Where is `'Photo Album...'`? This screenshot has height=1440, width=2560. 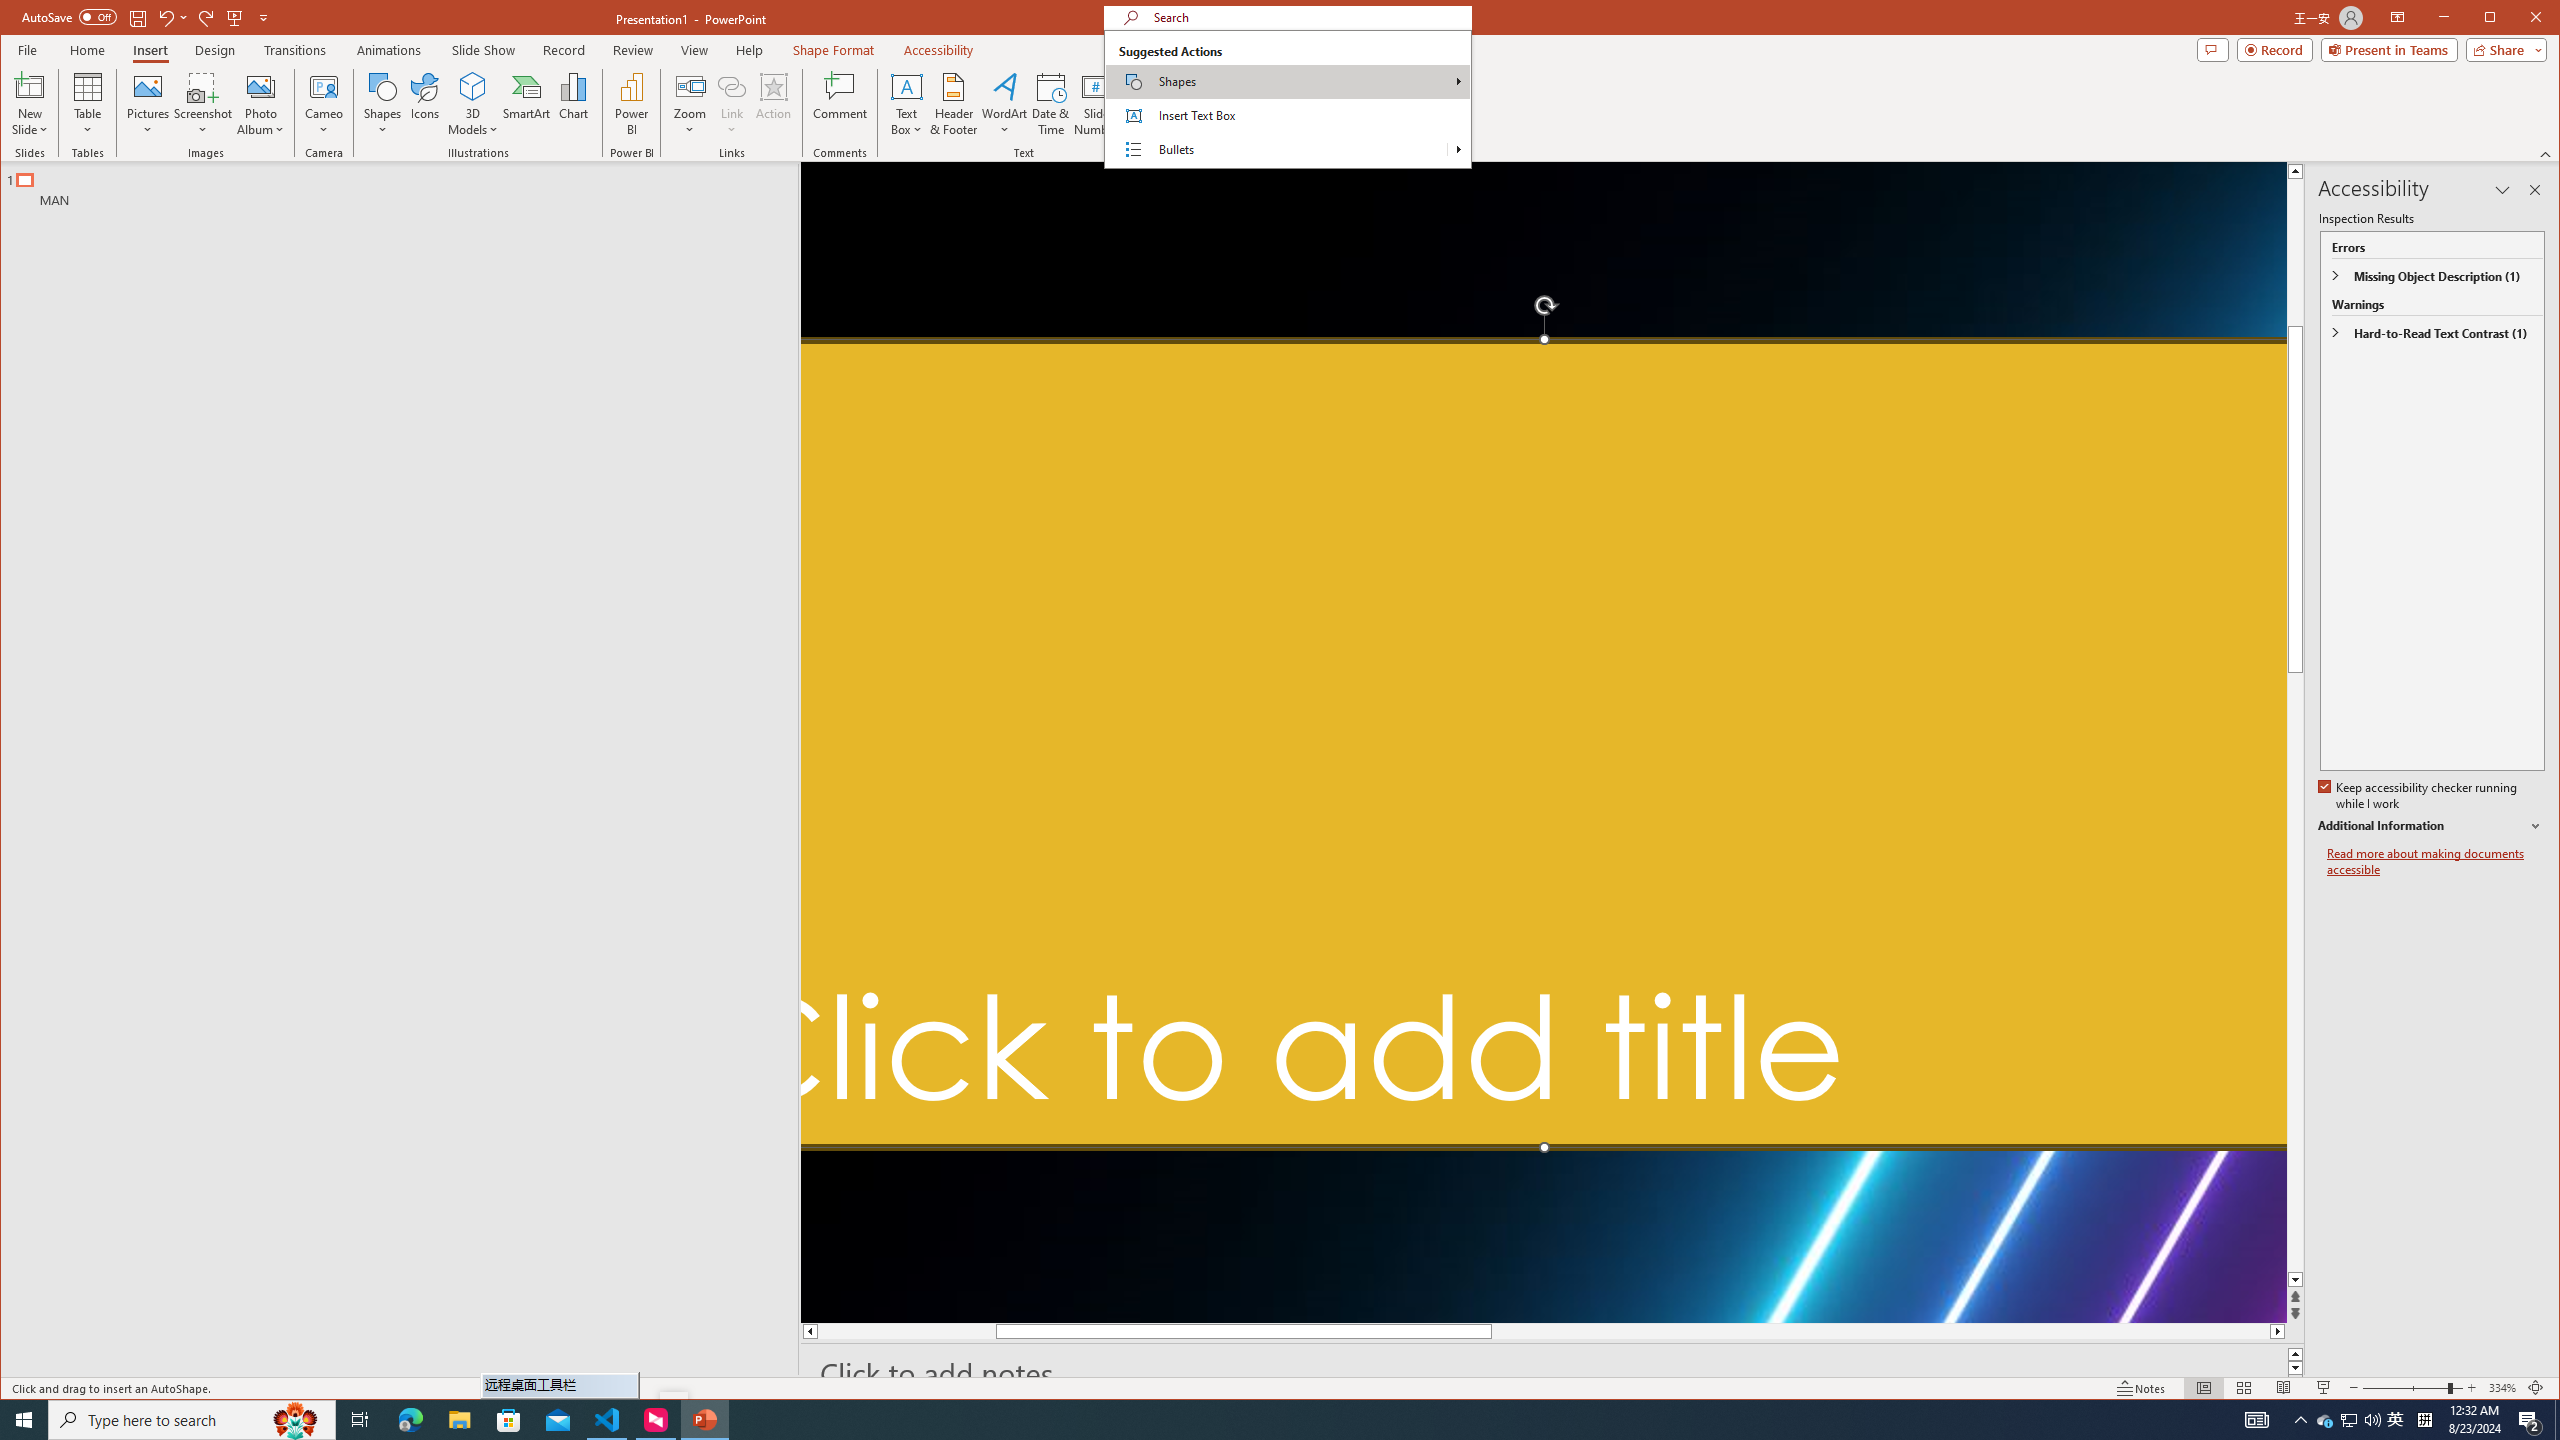
'Photo Album...' is located at coordinates (260, 103).